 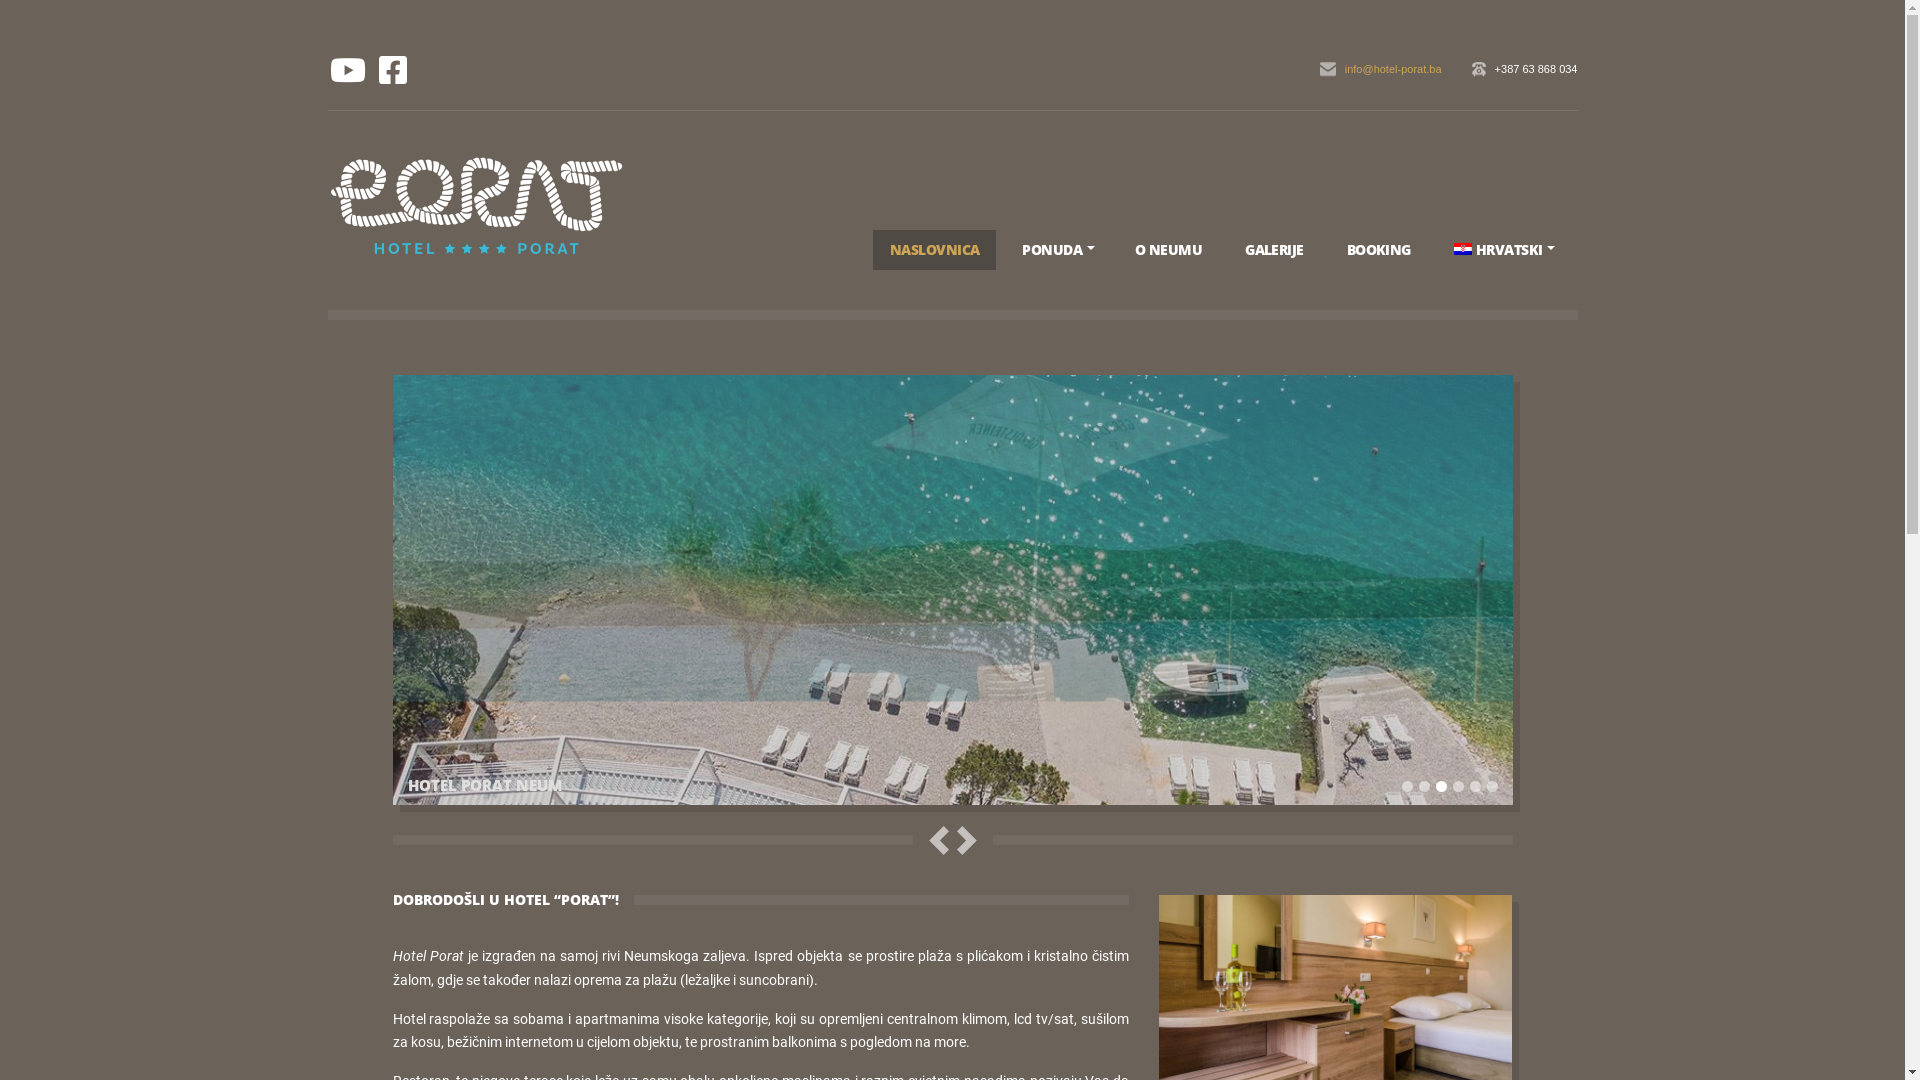 What do you see at coordinates (1475, 785) in the screenshot?
I see `'5'` at bounding box center [1475, 785].